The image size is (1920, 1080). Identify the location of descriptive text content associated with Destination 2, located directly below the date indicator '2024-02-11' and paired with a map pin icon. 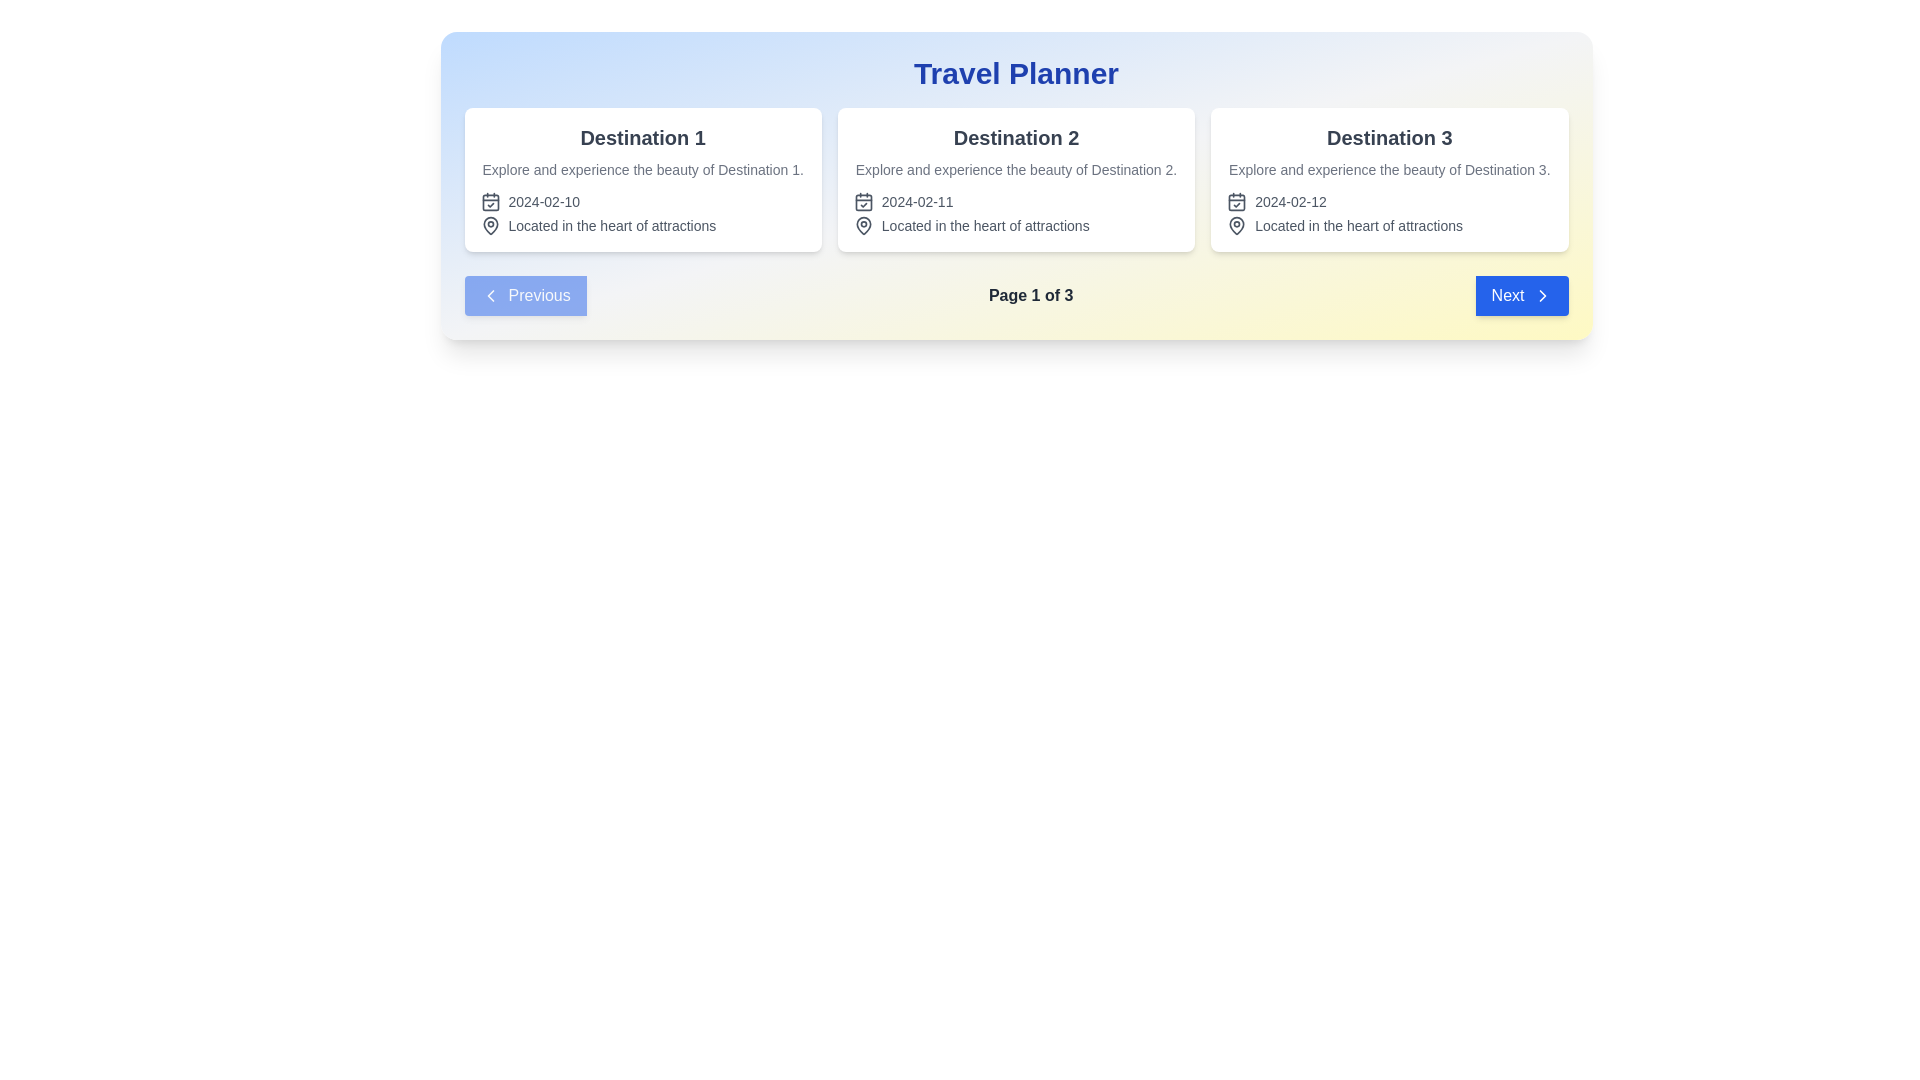
(1016, 225).